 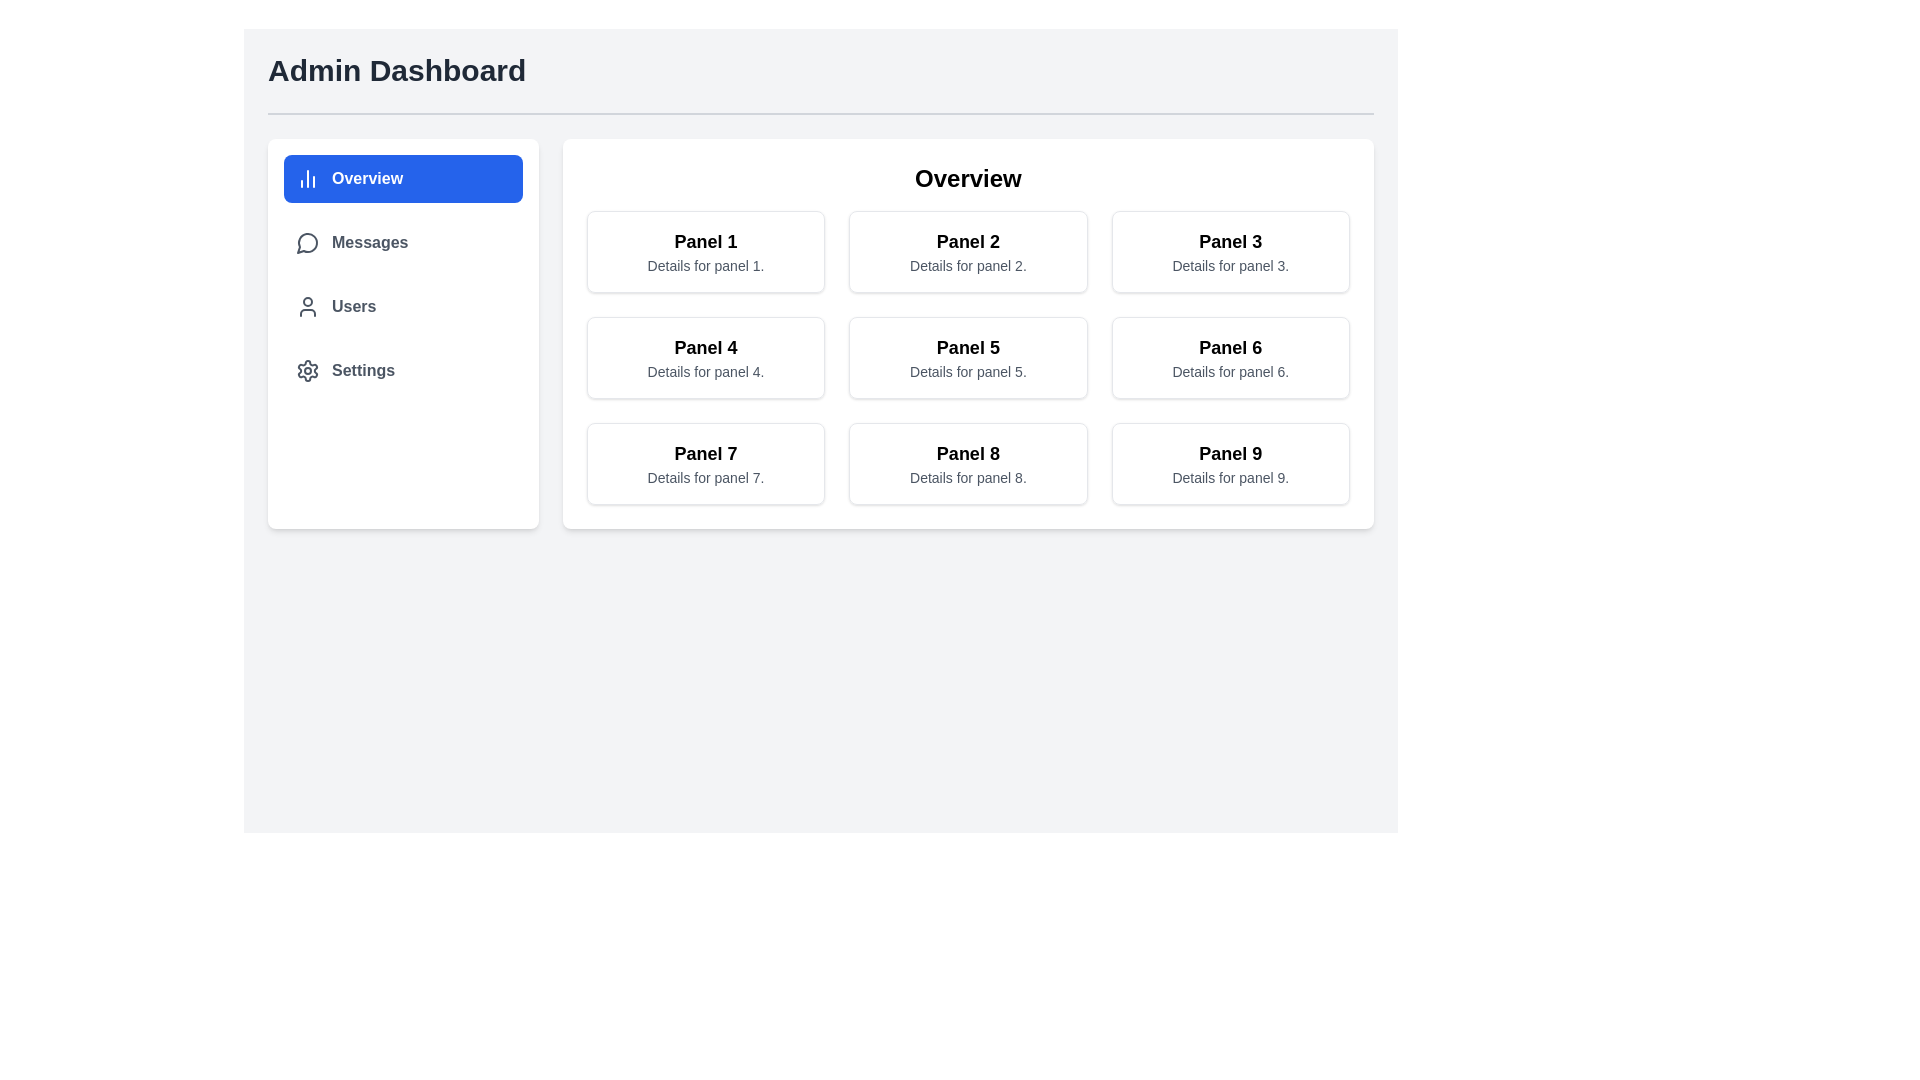 What do you see at coordinates (968, 177) in the screenshot?
I see `the Text Header located at the center-top of the main content card, which indicates the overall topic or content focus of the following panels` at bounding box center [968, 177].